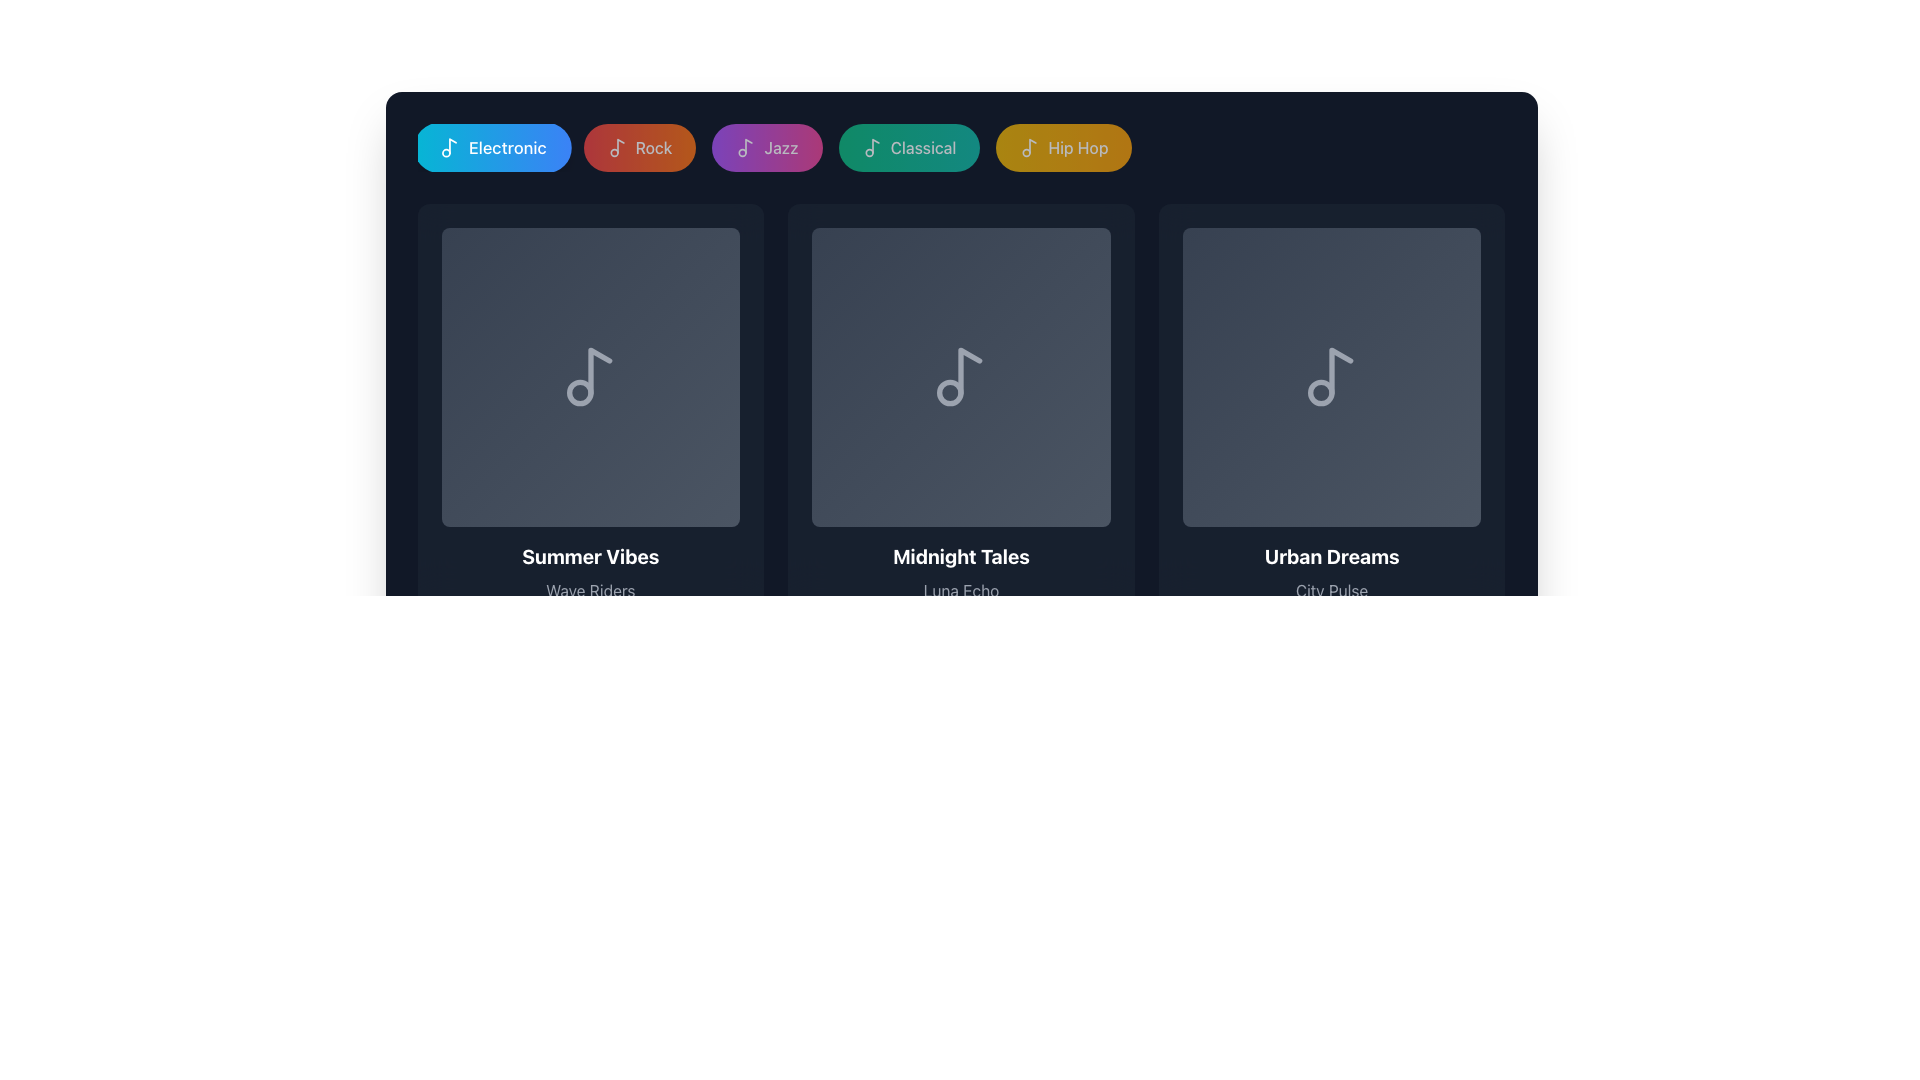 Image resolution: width=1920 pixels, height=1080 pixels. What do you see at coordinates (653, 146) in the screenshot?
I see `text 'Rock' which signifies a category or filtering option in the interface, located in the fourth button of the row of tabs` at bounding box center [653, 146].